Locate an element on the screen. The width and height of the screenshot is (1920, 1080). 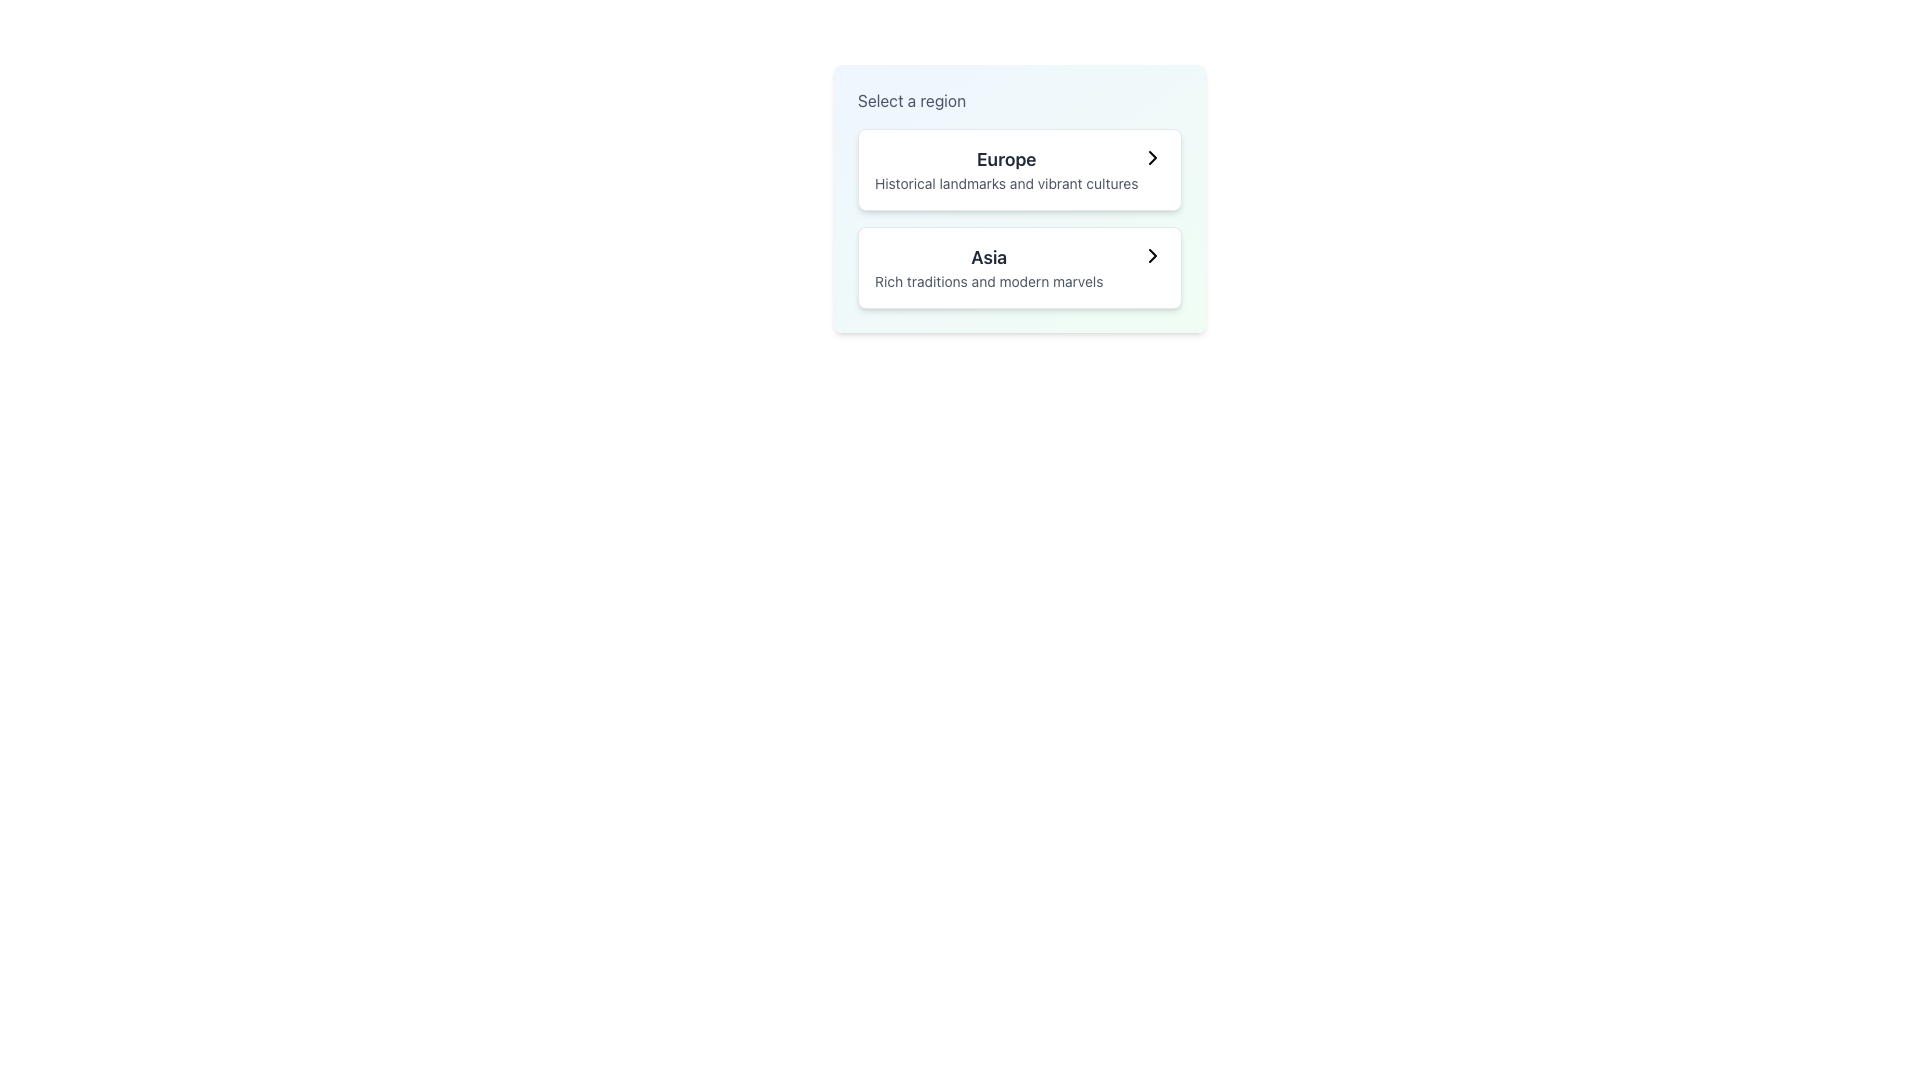
the text label reading 'Historical landmarks and vibrant cultures', which is located below the heading 'Europe' within the Europe section card is located at coordinates (1006, 184).